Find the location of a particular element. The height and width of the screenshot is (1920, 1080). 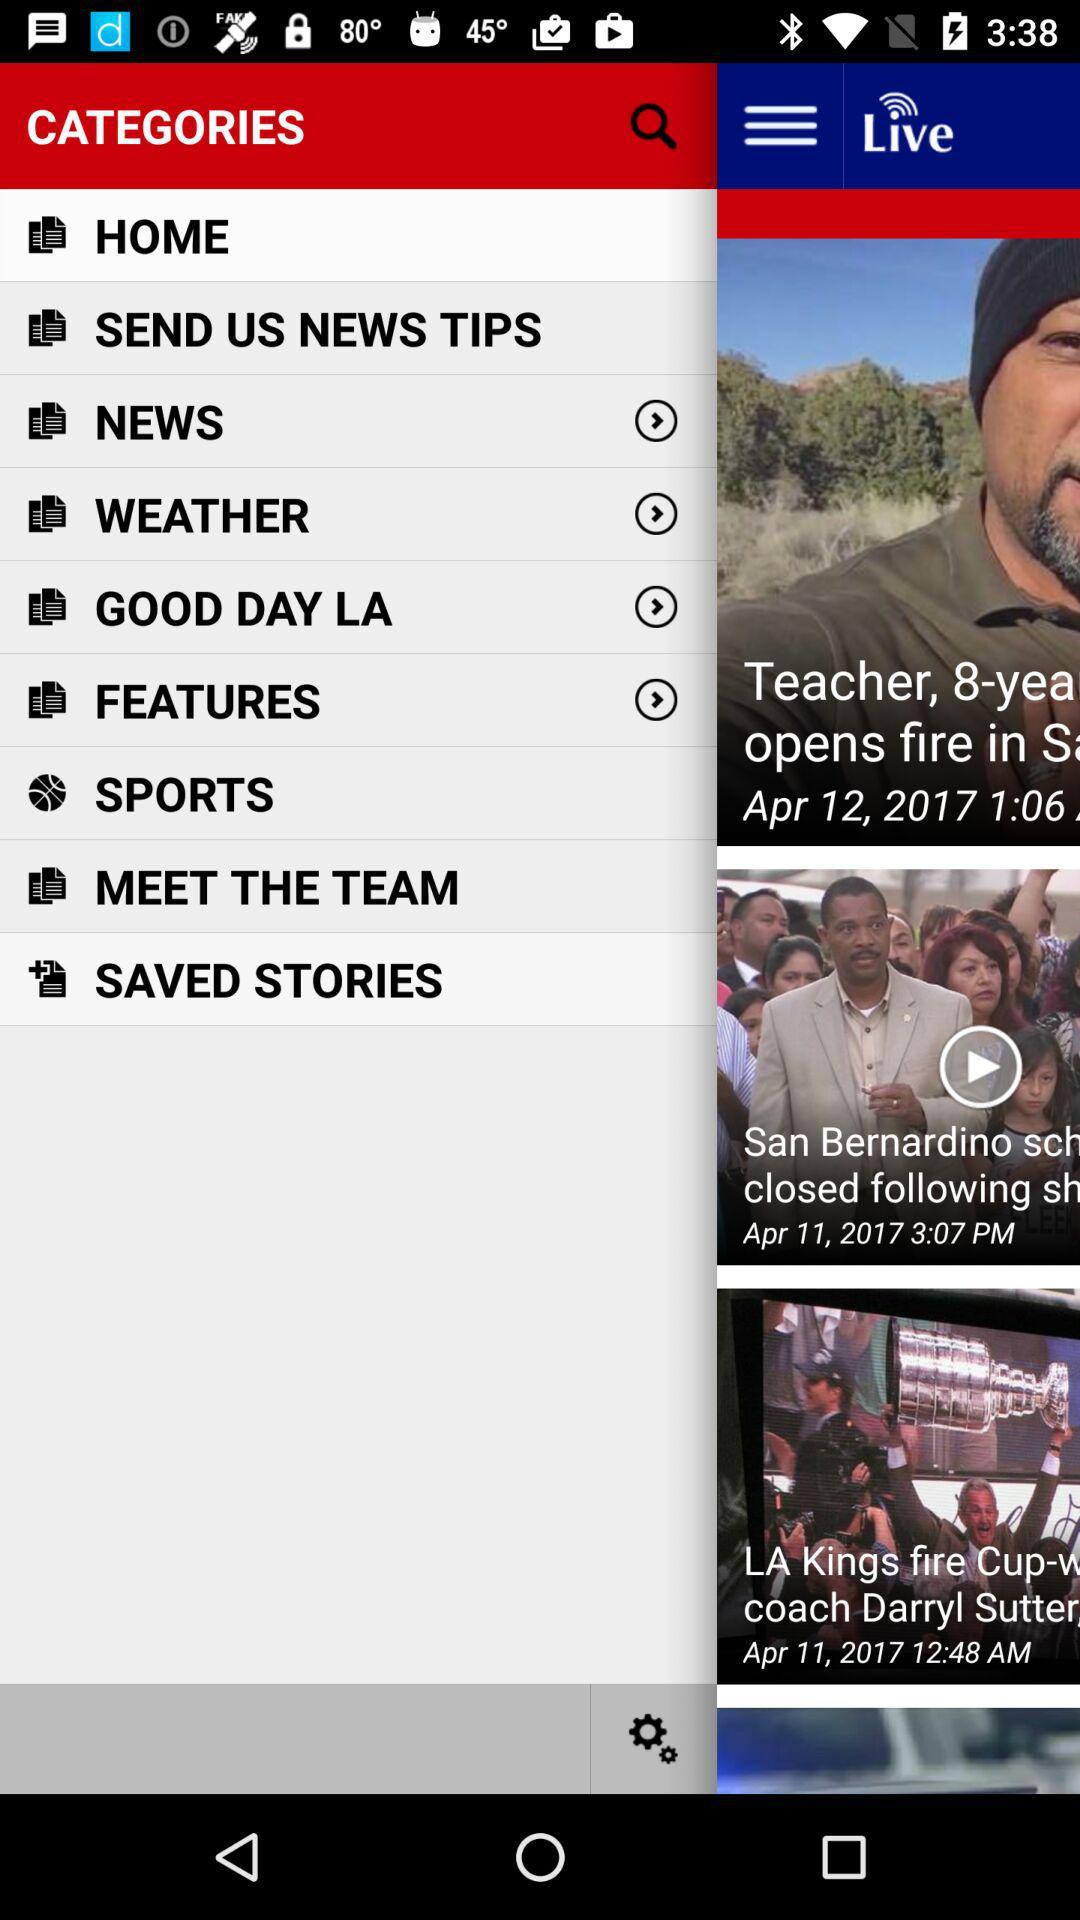

open menu is located at coordinates (778, 124).